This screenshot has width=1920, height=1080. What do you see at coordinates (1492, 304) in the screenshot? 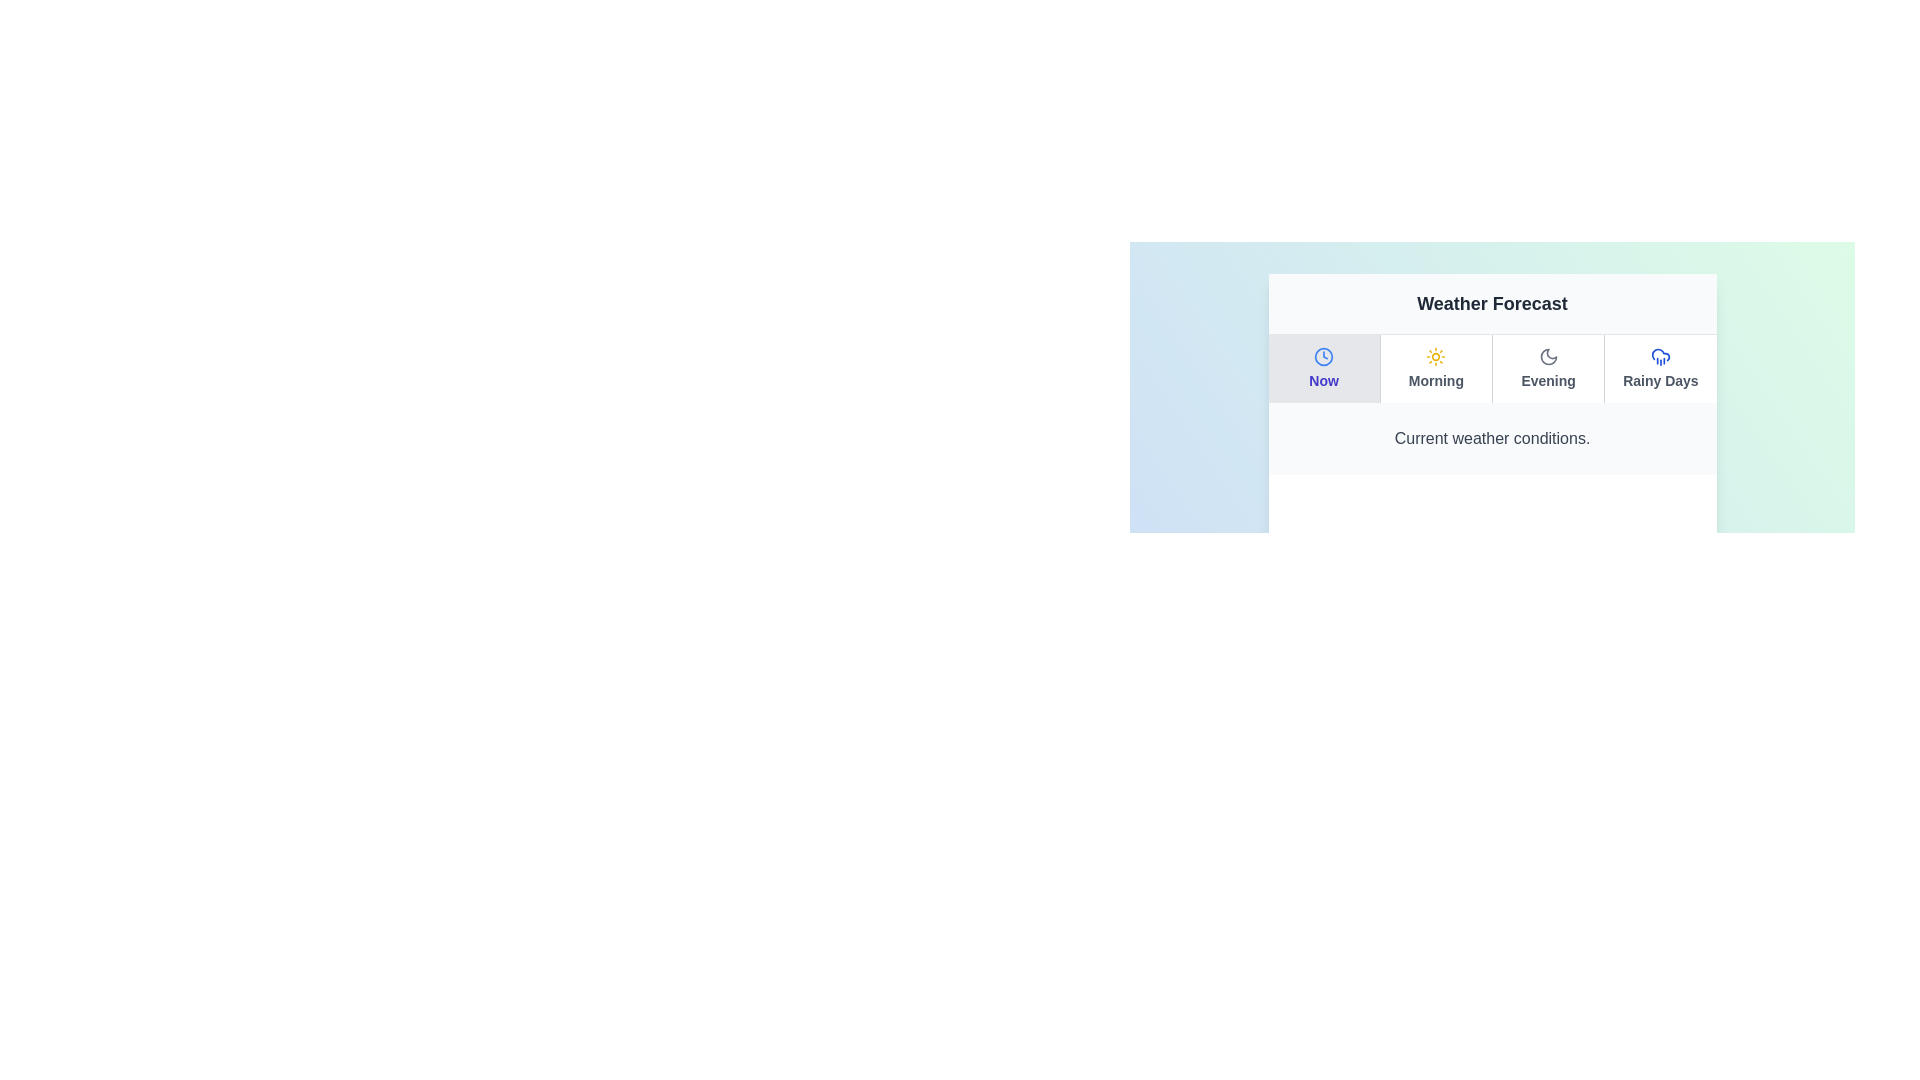
I see `the 'Weather Forecast' text label which is prominently displayed in bold, large-sized dark gray font at the top of the section, centered above the row of options` at bounding box center [1492, 304].